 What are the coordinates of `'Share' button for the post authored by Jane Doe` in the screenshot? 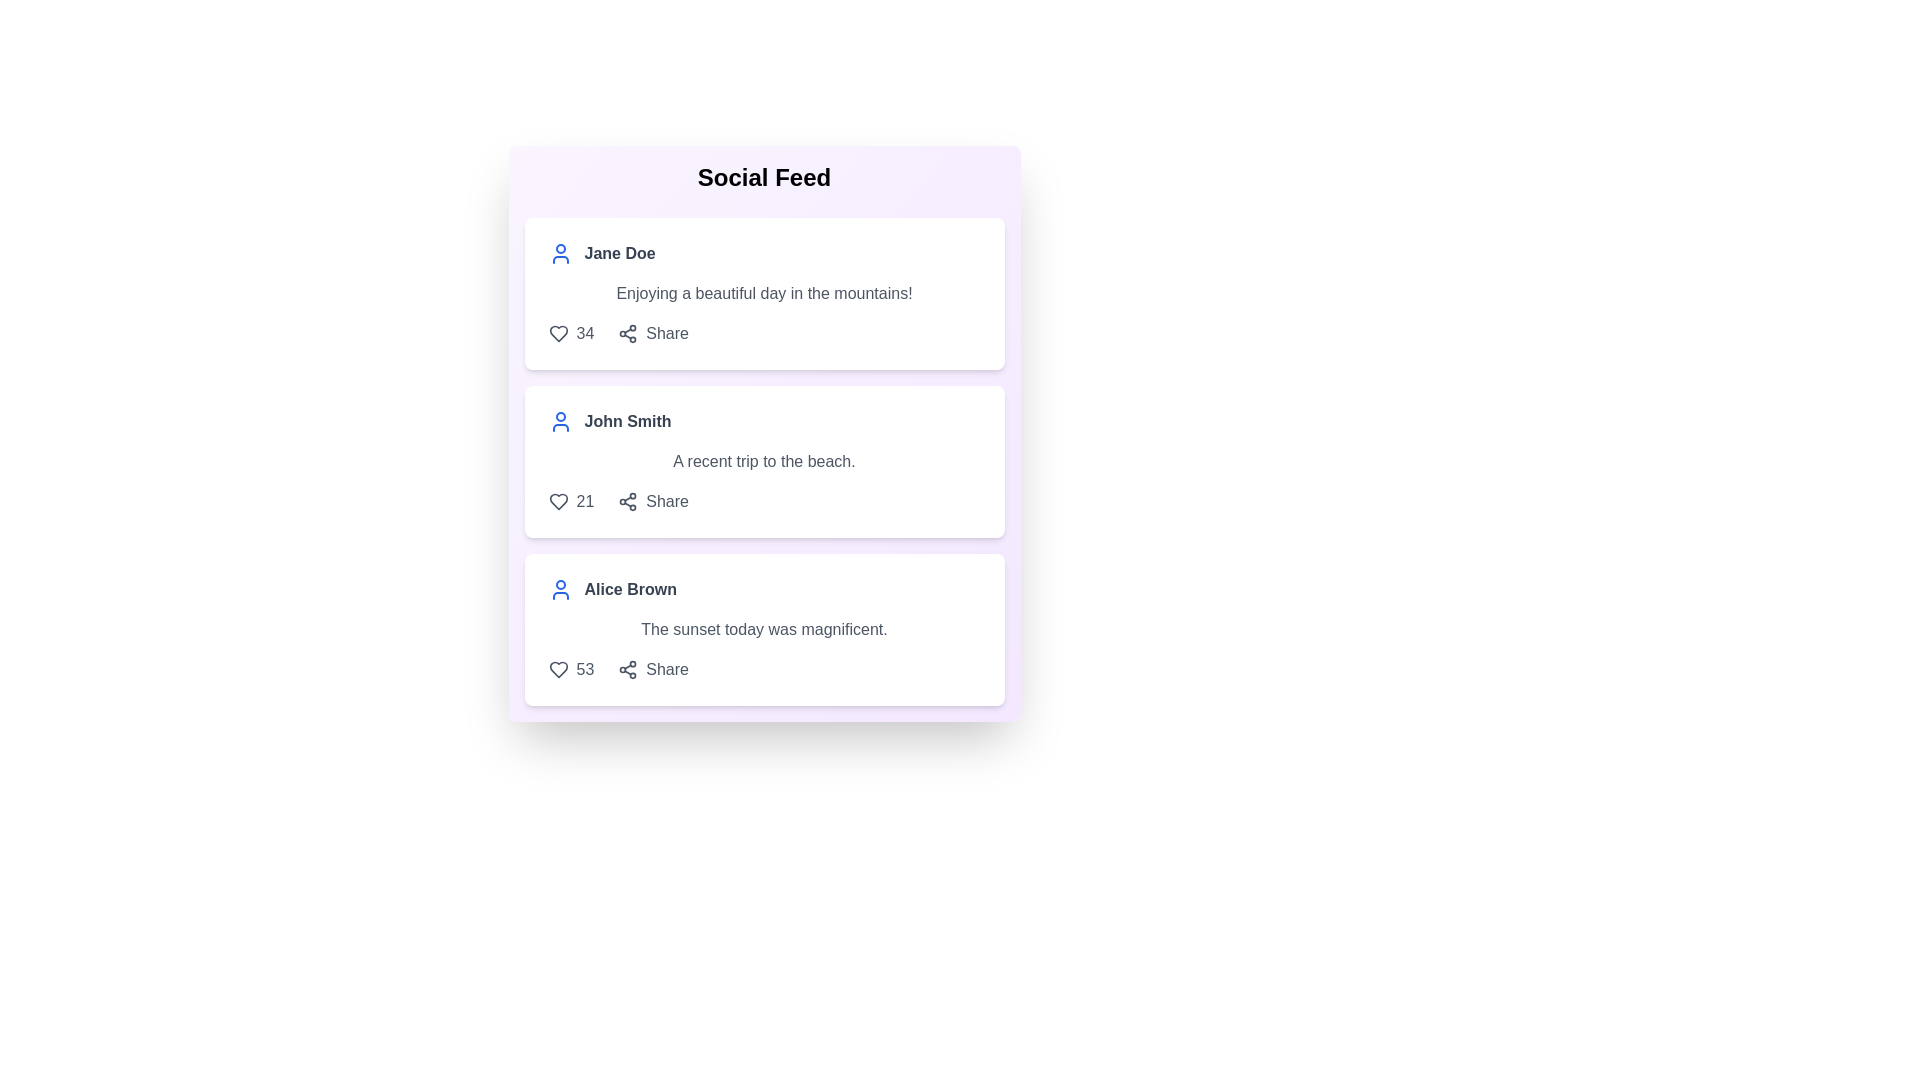 It's located at (653, 333).